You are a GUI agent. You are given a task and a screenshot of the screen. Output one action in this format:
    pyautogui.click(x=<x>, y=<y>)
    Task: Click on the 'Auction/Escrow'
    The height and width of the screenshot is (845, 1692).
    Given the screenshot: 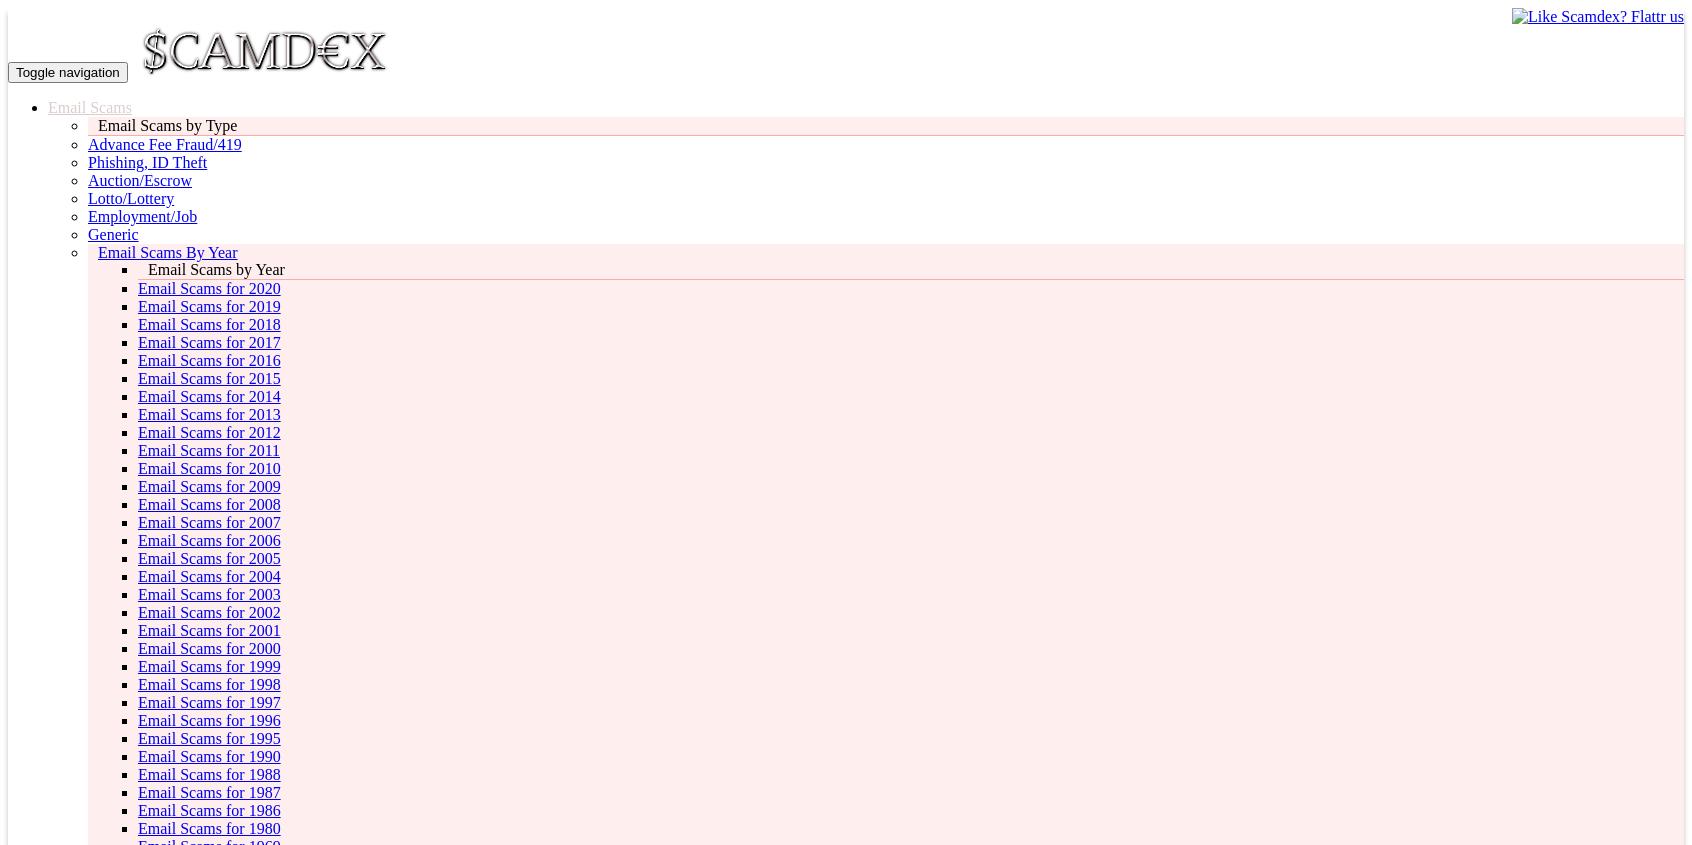 What is the action you would take?
    pyautogui.click(x=87, y=179)
    